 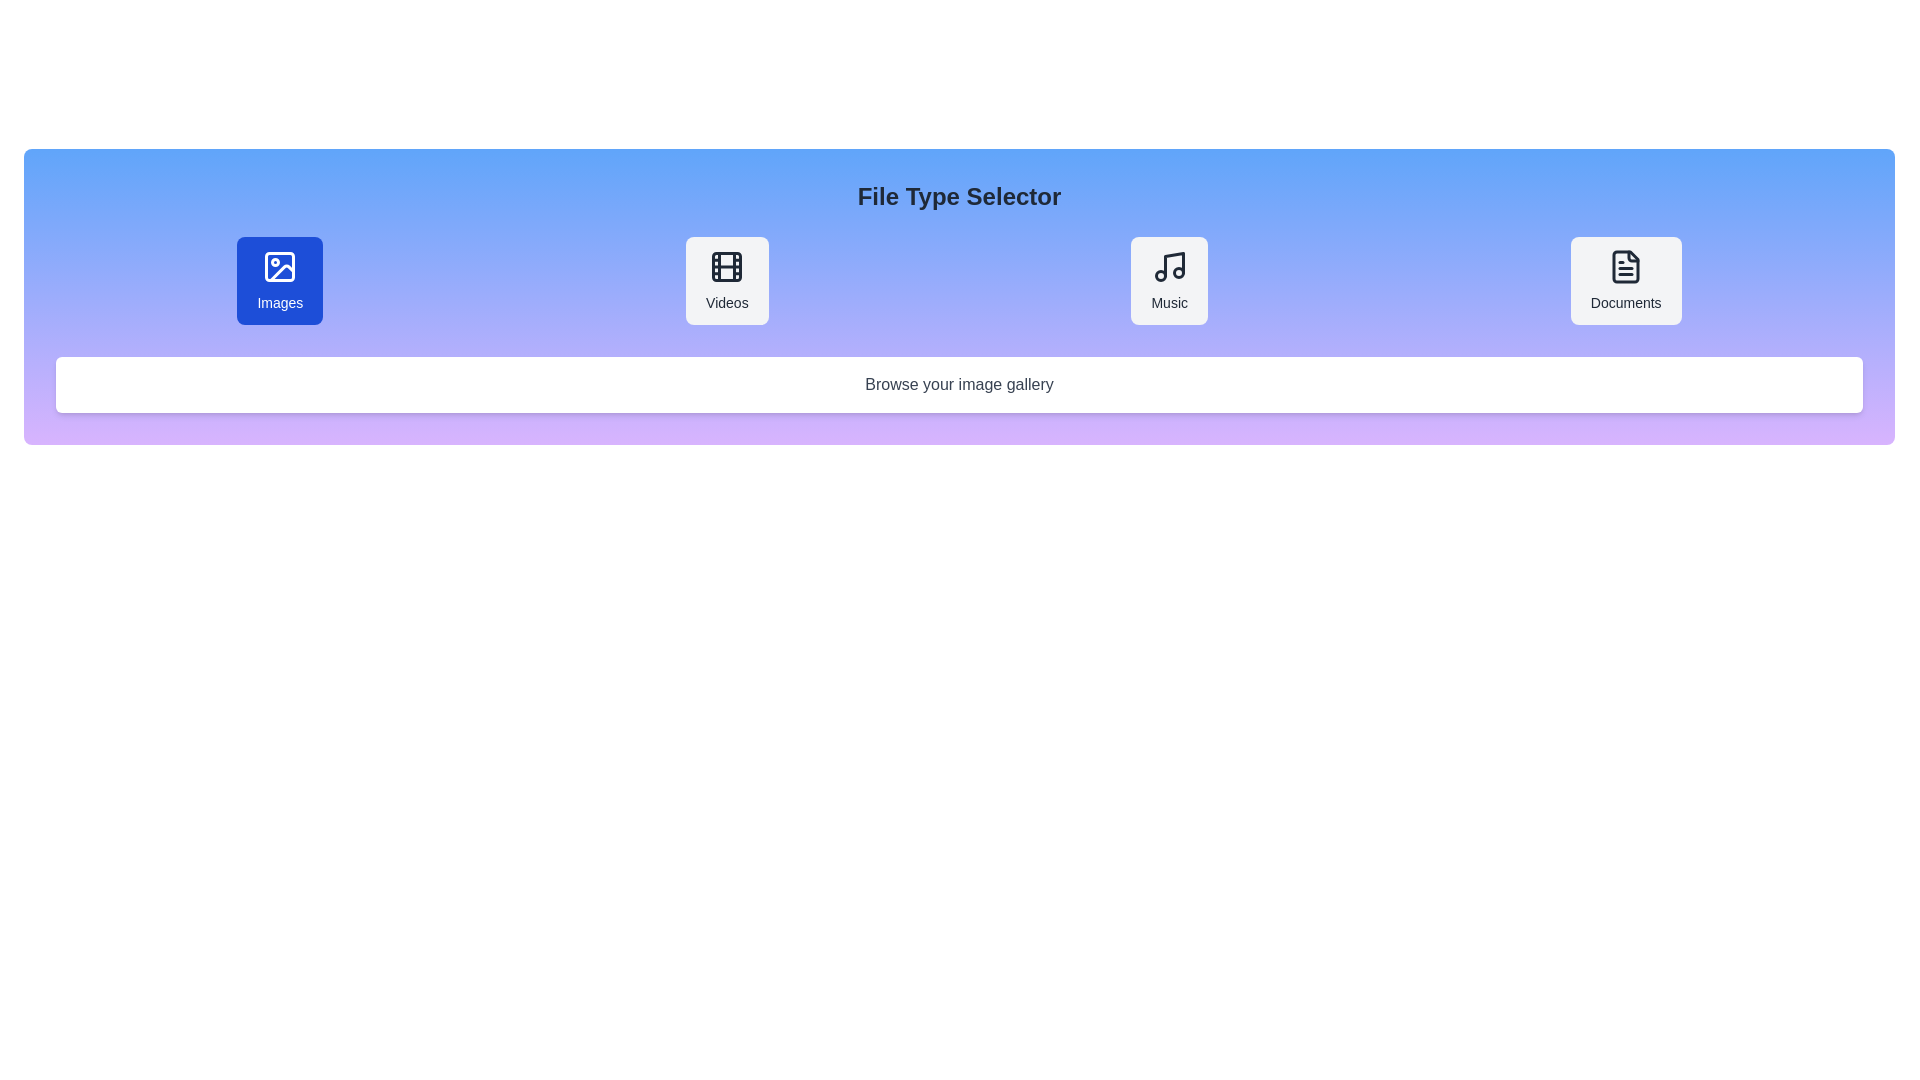 What do you see at coordinates (1626, 281) in the screenshot?
I see `the file type Documents to display its description` at bounding box center [1626, 281].